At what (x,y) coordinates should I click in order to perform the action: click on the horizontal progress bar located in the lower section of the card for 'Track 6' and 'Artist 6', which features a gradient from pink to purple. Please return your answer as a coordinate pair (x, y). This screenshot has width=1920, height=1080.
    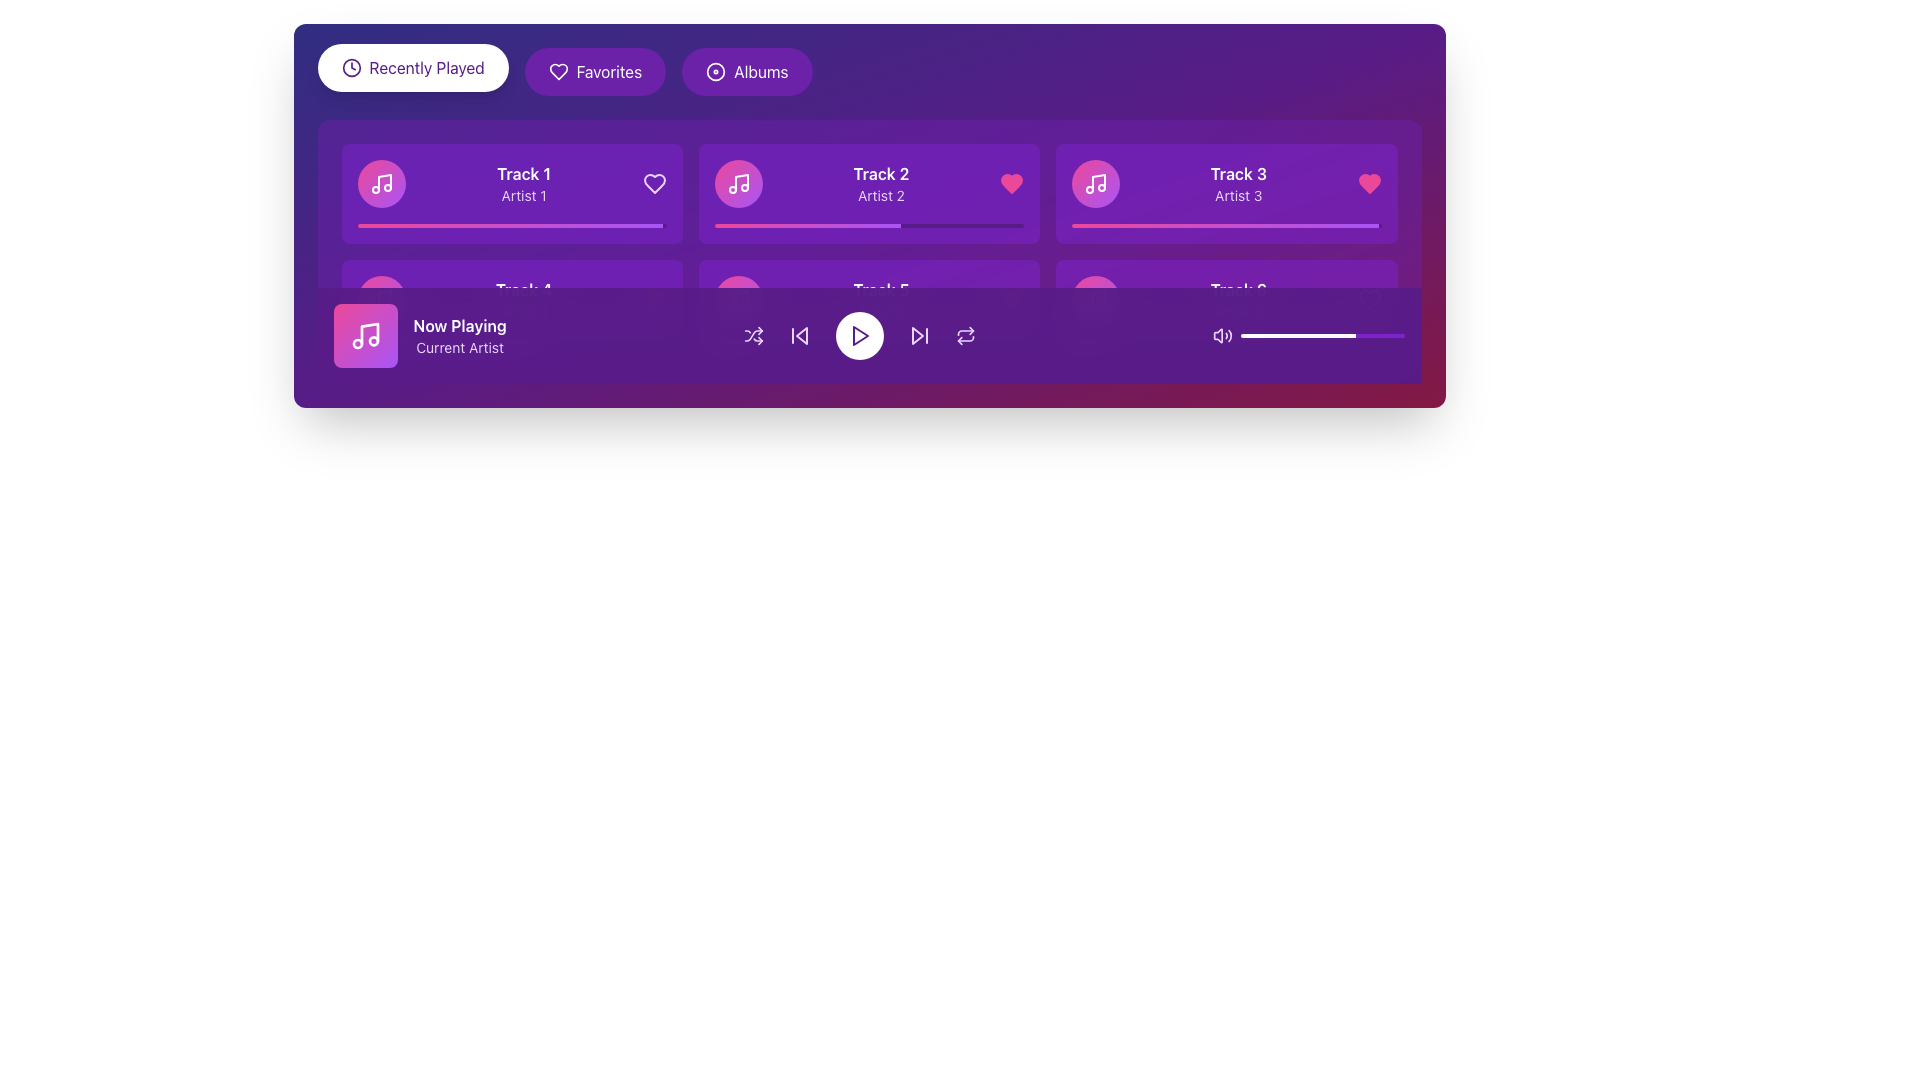
    Looking at the image, I should click on (1225, 341).